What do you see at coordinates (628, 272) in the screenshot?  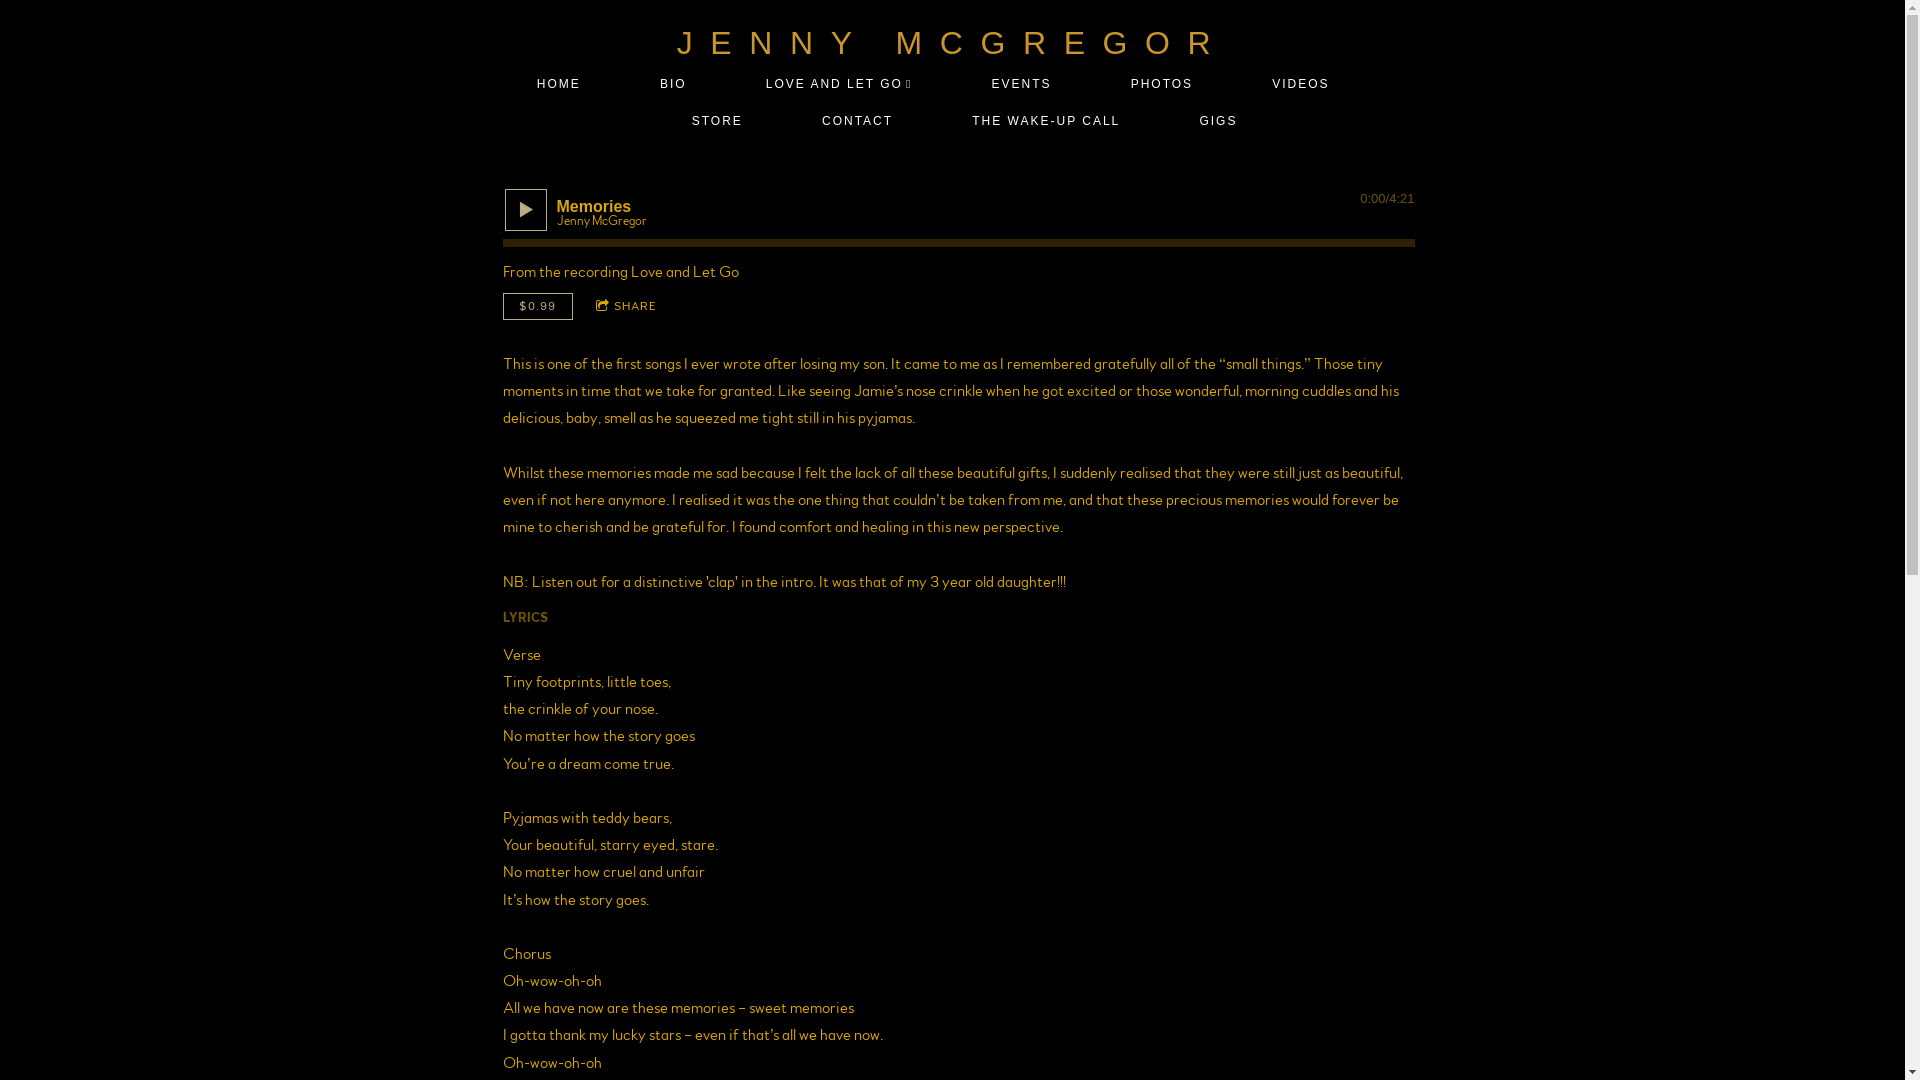 I see `'Love and Let Go'` at bounding box center [628, 272].